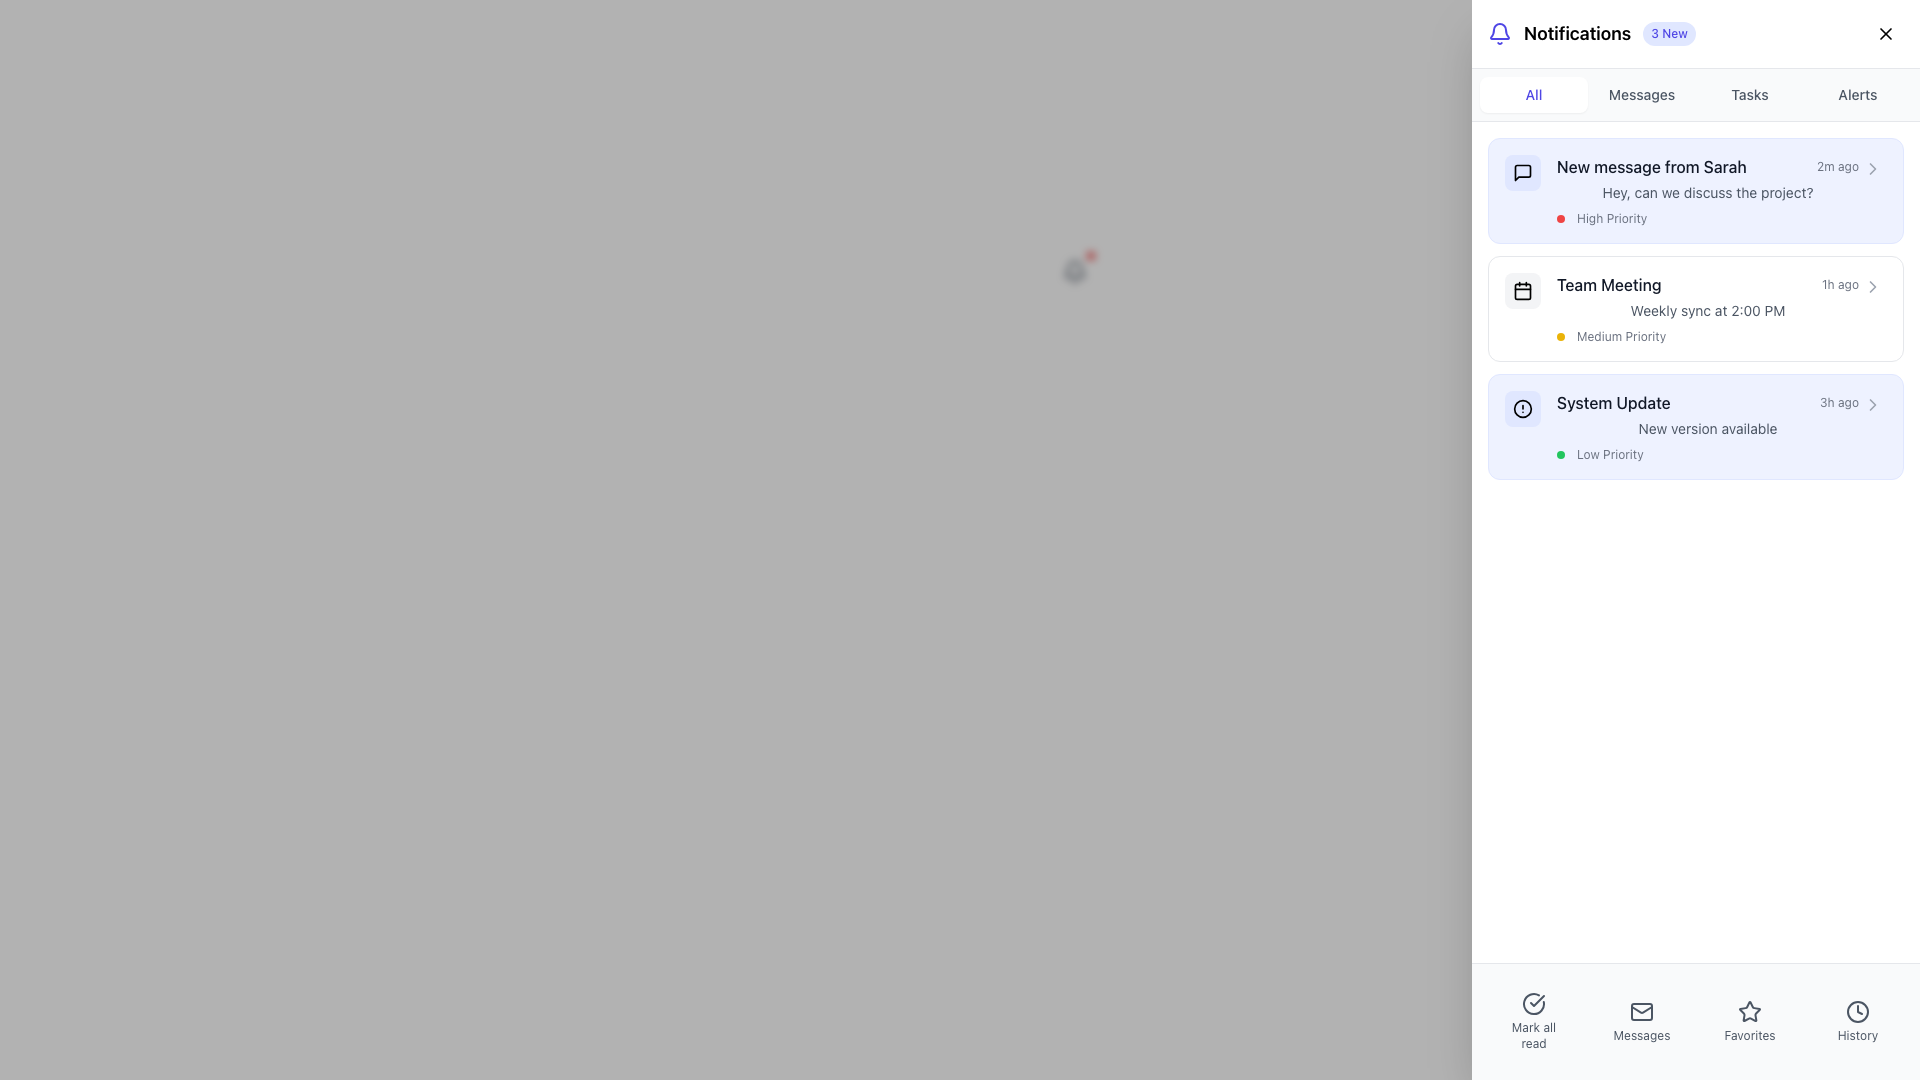 This screenshot has width=1920, height=1080. I want to click on the second notification card in the list, which provides details about a scheduled team meeting, so click(1707, 308).